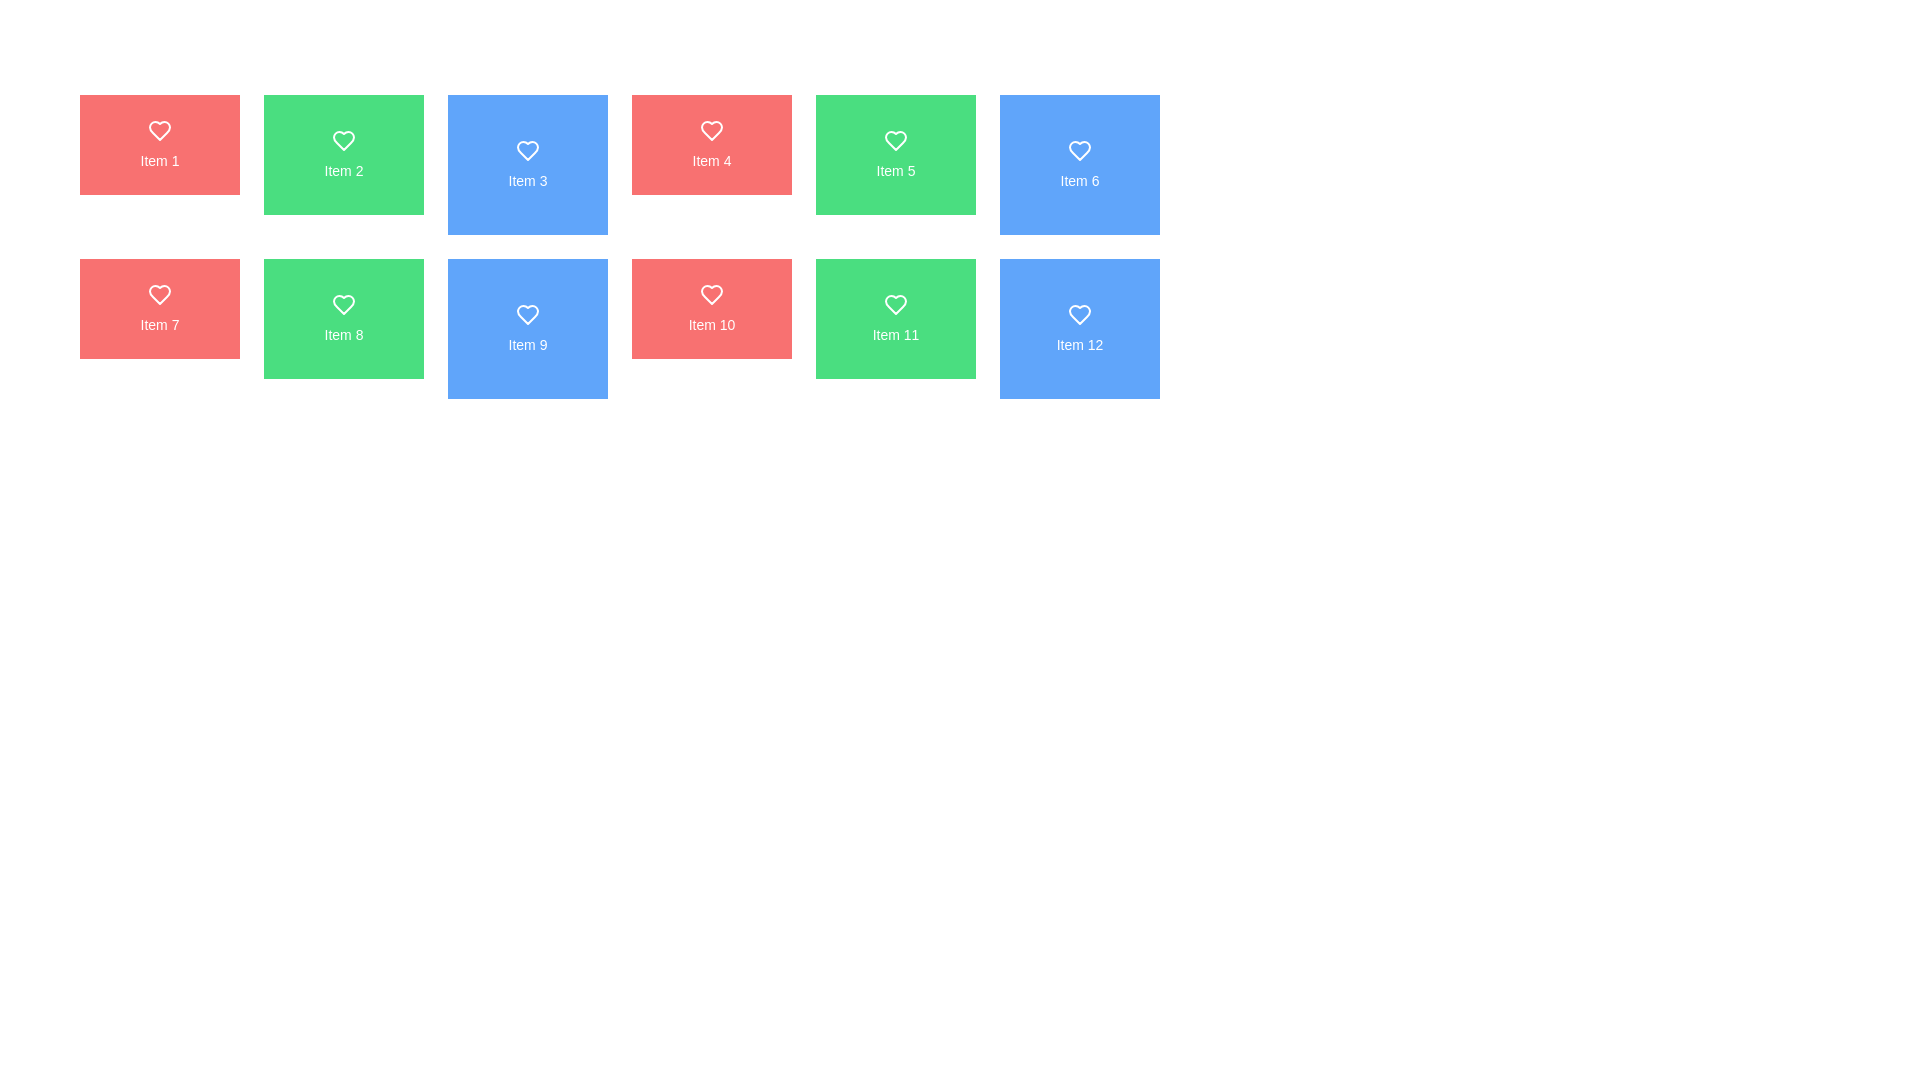 The image size is (1920, 1080). What do you see at coordinates (528, 149) in the screenshot?
I see `the heart icon, which is styled with thin rounded lines and positioned at the top center of the blue rectangular card labeled 'Item 3'` at bounding box center [528, 149].